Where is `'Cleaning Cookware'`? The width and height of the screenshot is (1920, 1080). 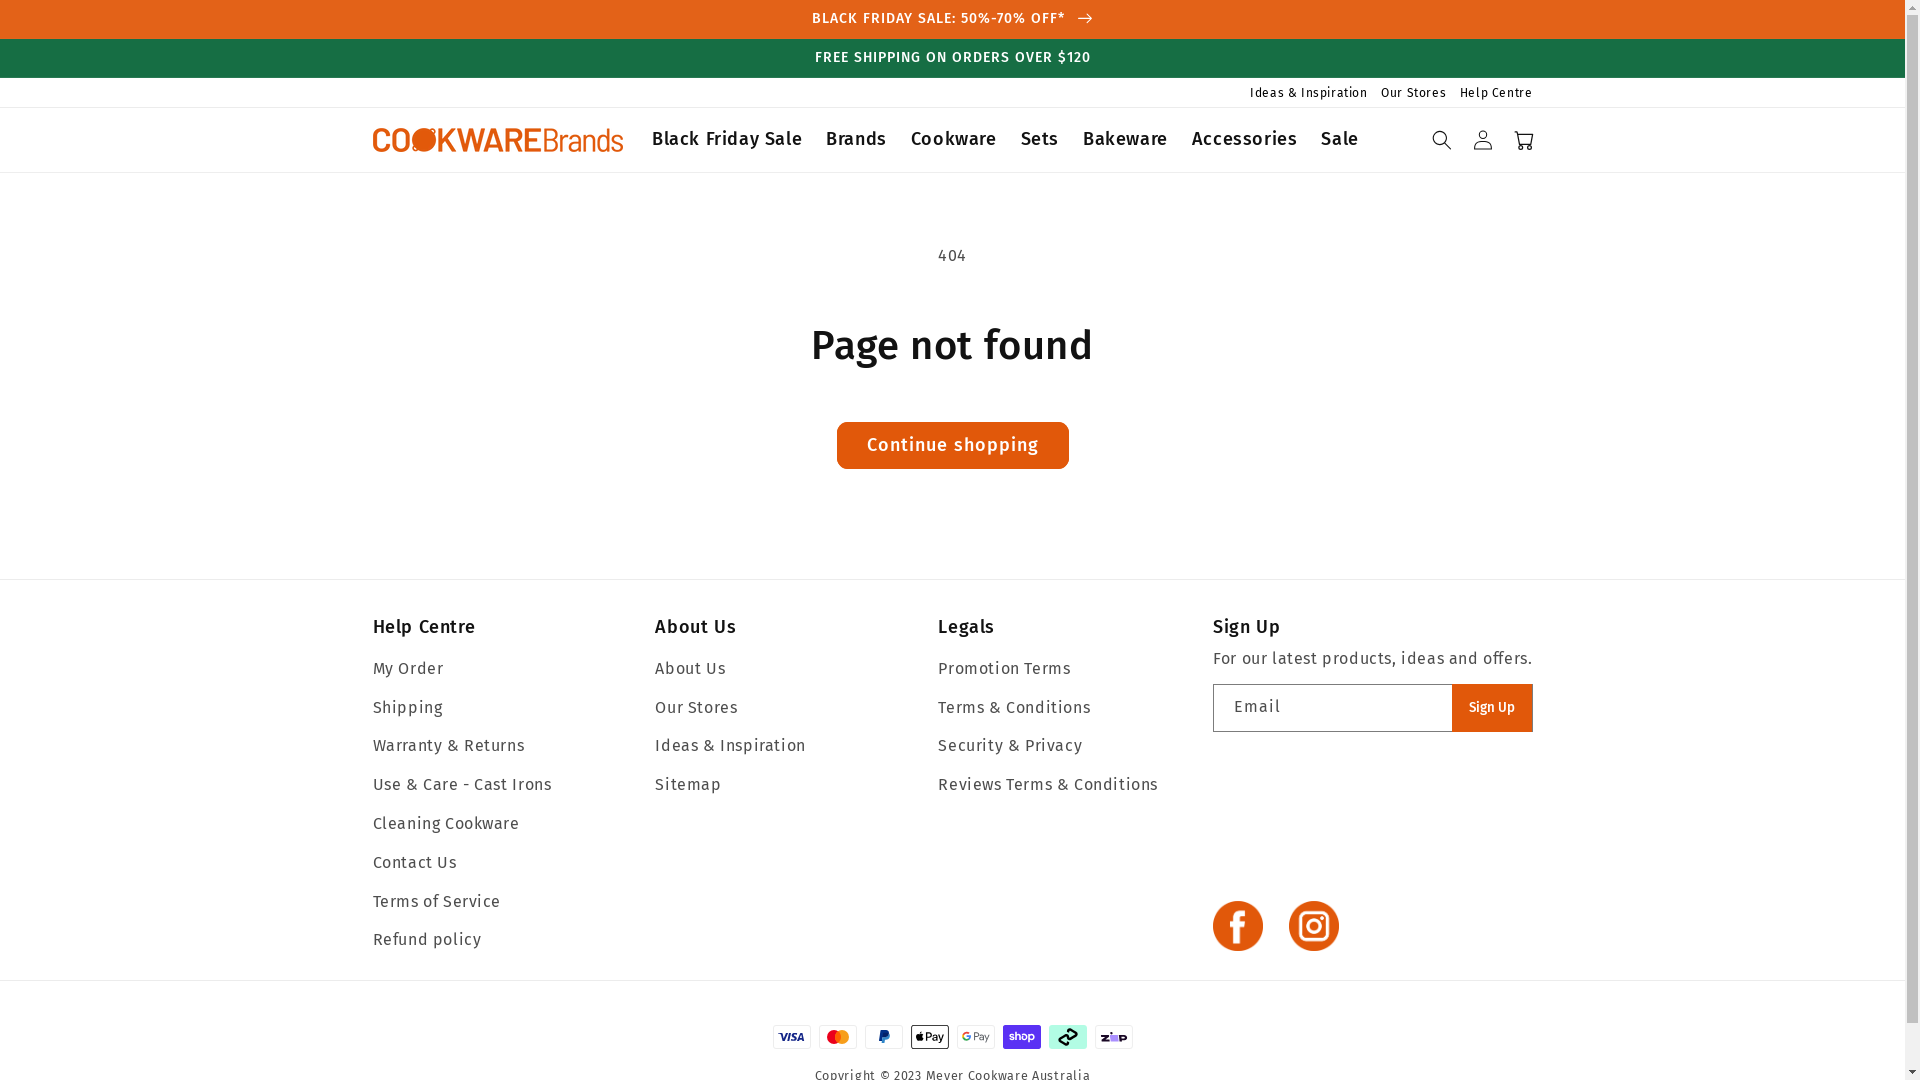 'Cleaning Cookware' is located at coordinates (444, 824).